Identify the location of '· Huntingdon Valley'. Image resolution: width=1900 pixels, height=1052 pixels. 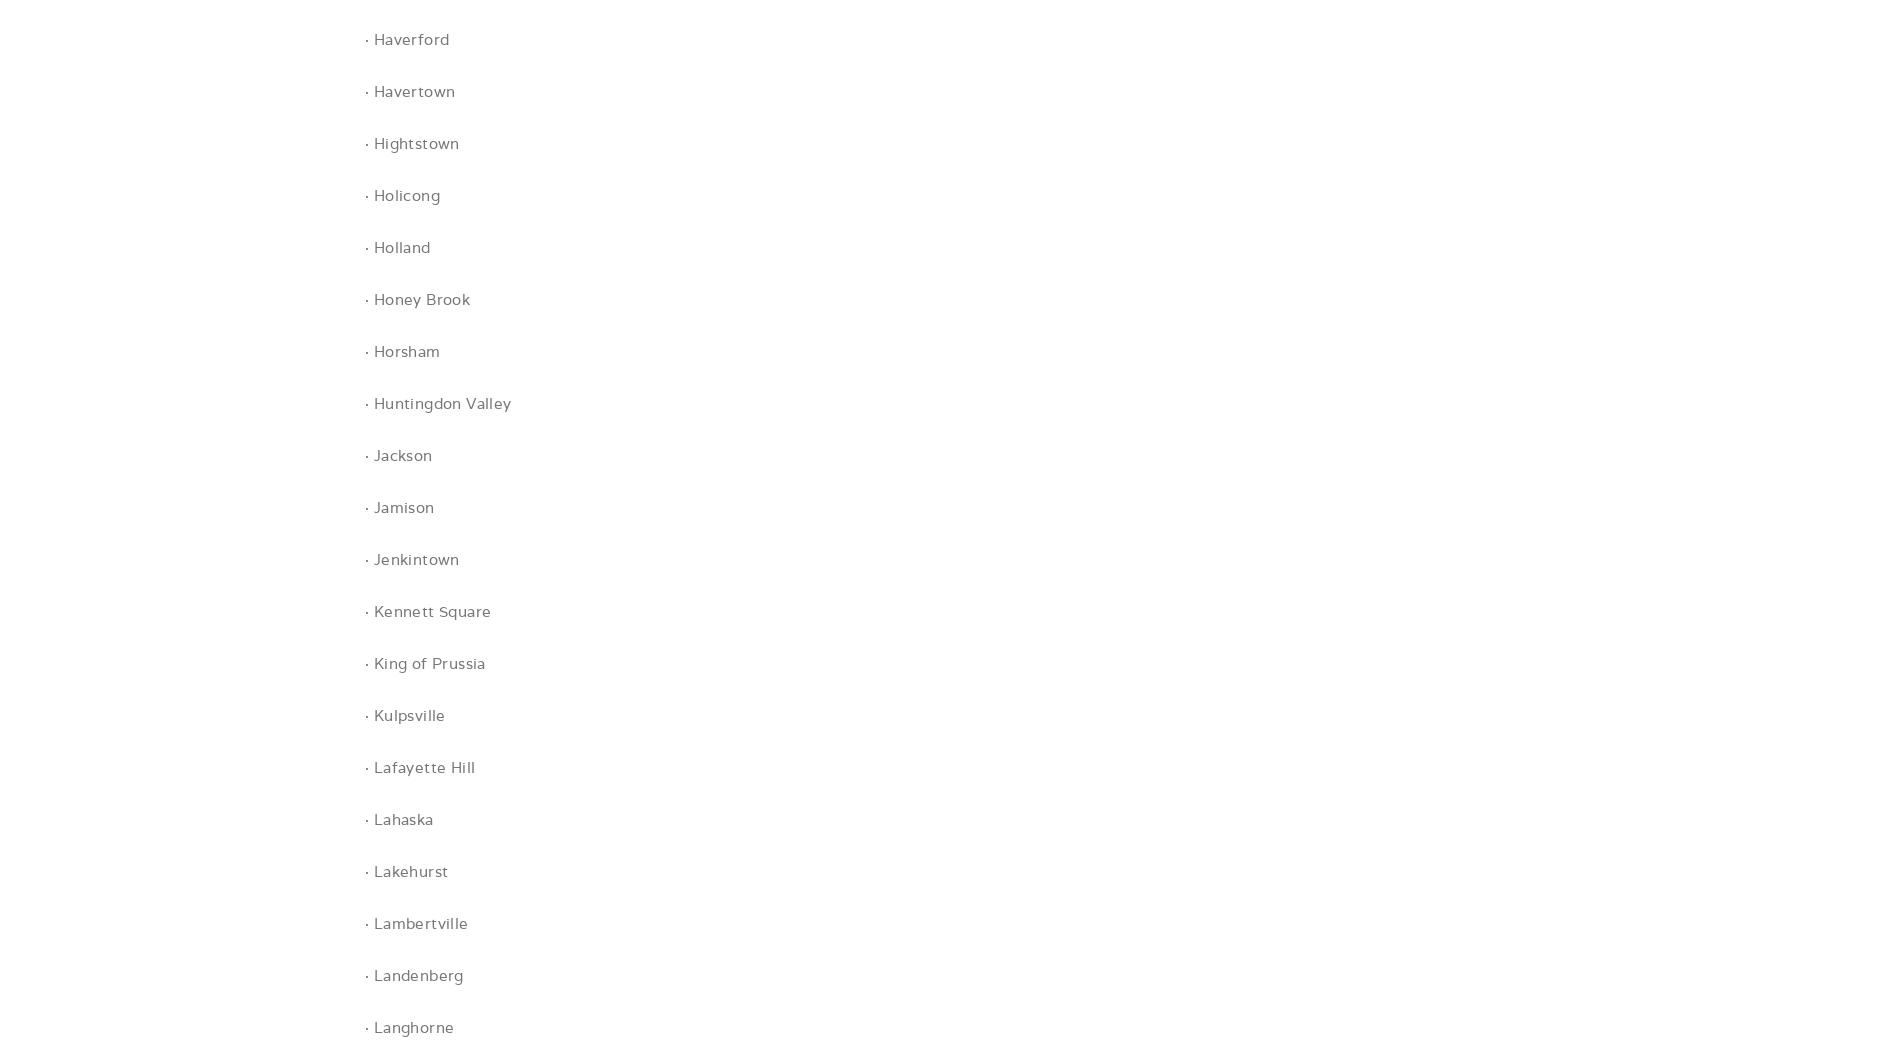
(436, 402).